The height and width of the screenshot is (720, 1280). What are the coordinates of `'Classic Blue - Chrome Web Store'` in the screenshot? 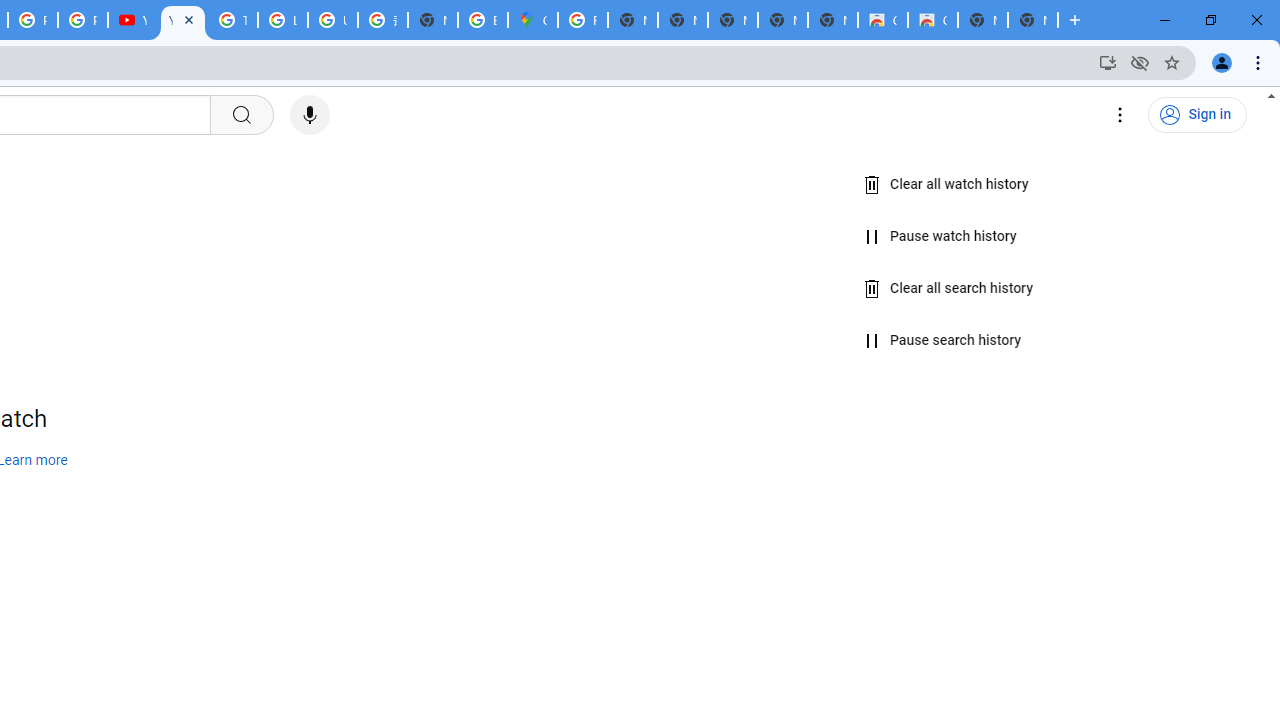 It's located at (931, 20).